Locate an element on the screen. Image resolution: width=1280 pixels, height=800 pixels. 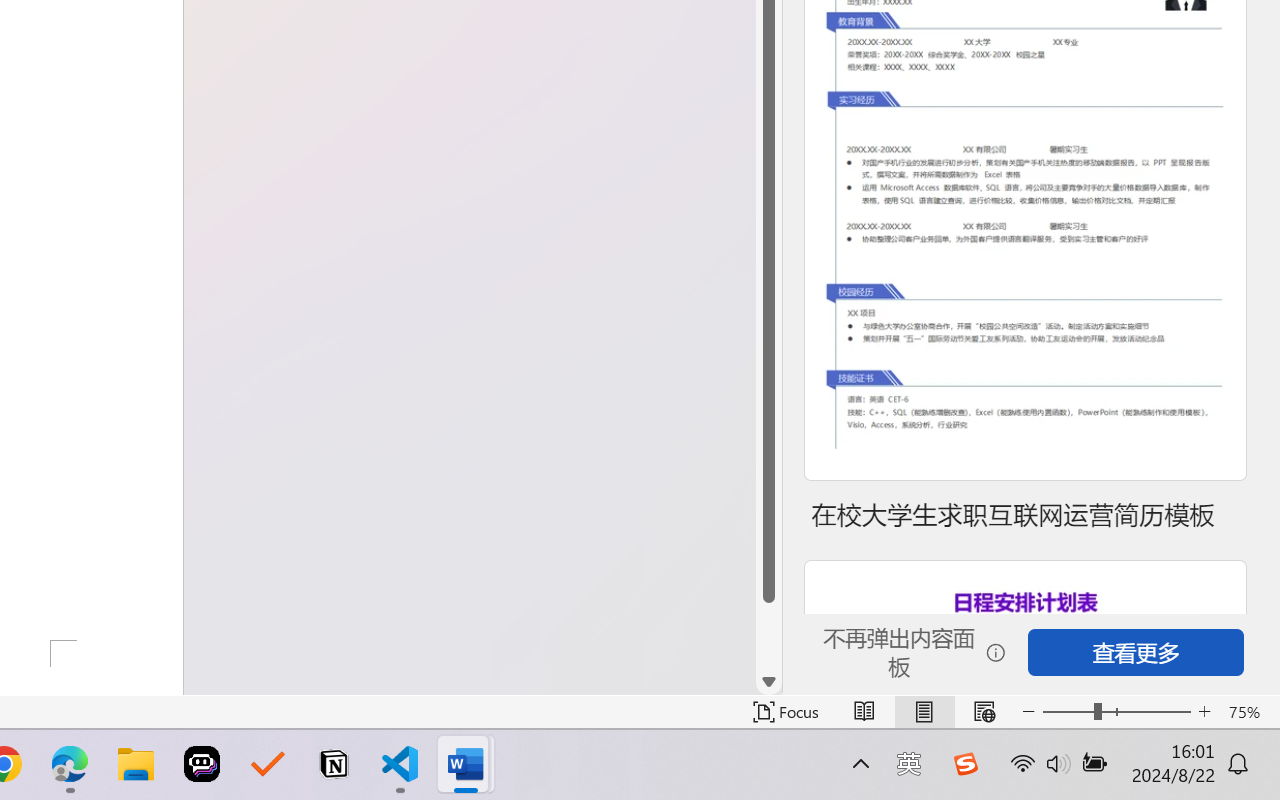
'Focus ' is located at coordinates (785, 711).